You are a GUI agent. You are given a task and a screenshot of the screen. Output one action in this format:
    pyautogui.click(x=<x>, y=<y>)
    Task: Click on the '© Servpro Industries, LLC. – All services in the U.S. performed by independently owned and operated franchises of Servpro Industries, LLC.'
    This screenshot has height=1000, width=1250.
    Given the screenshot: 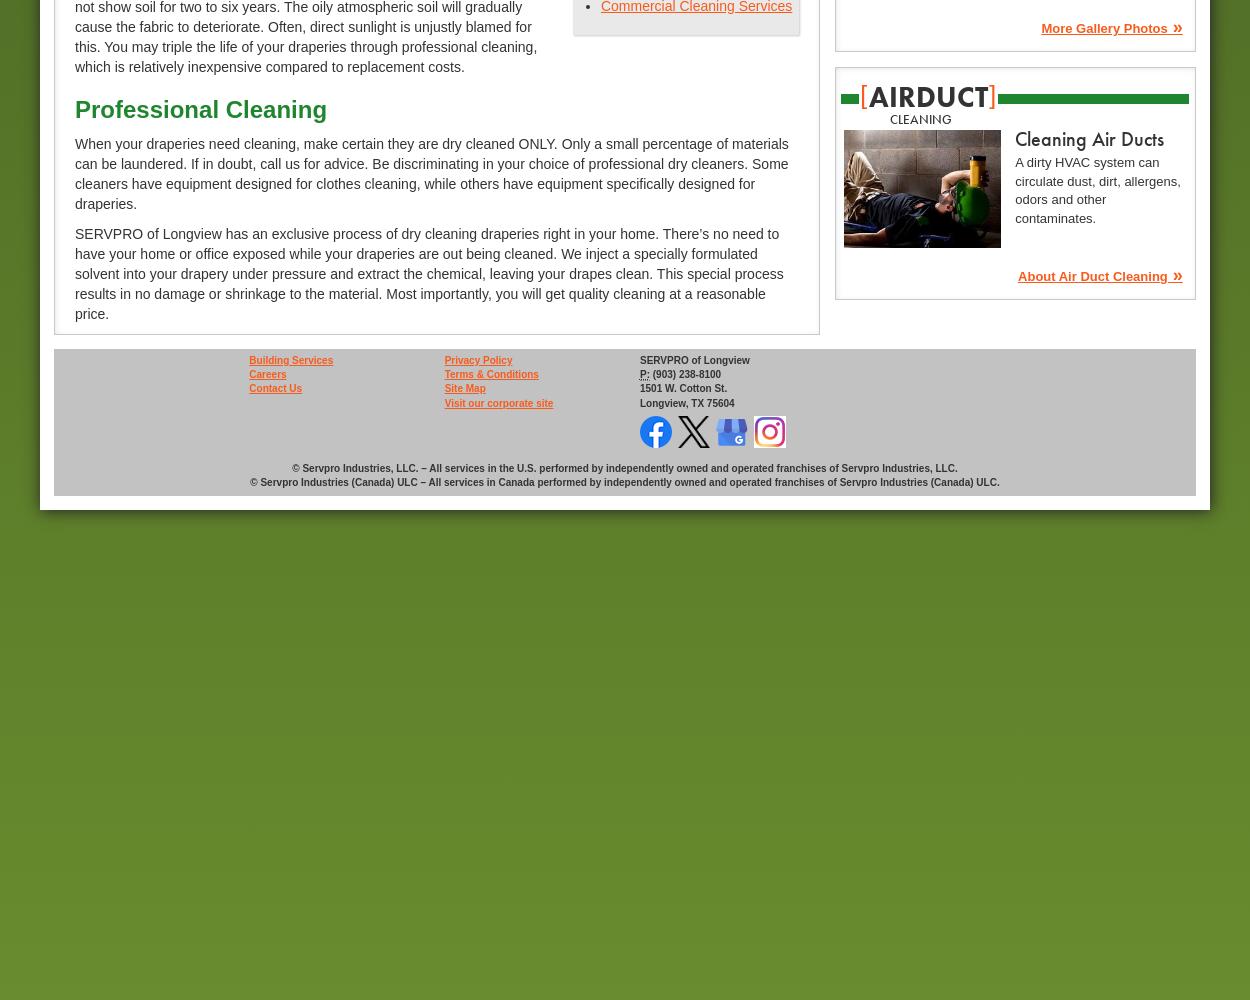 What is the action you would take?
    pyautogui.click(x=623, y=467)
    